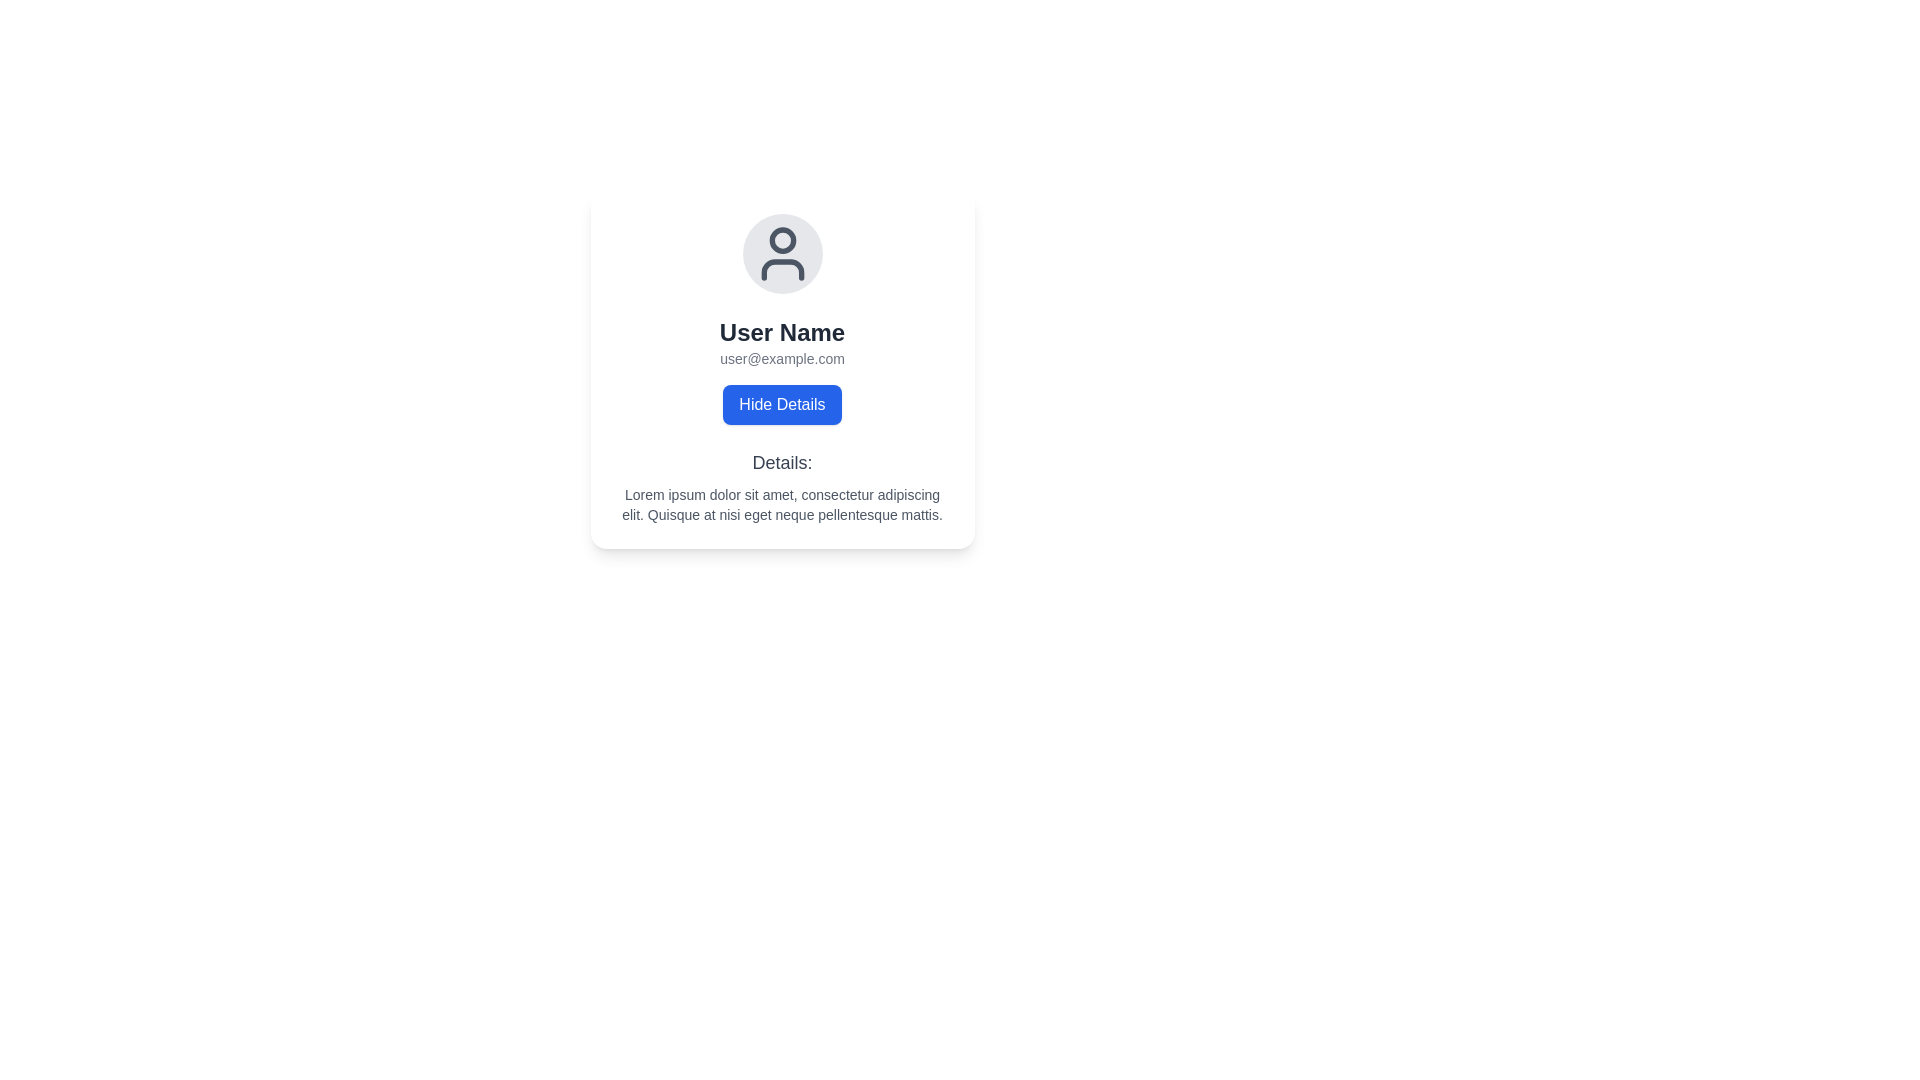 This screenshot has height=1080, width=1920. What do you see at coordinates (781, 462) in the screenshot?
I see `the 'Details:' text label, which serves as a header for the section below, indicating the beginning of relevant information` at bounding box center [781, 462].